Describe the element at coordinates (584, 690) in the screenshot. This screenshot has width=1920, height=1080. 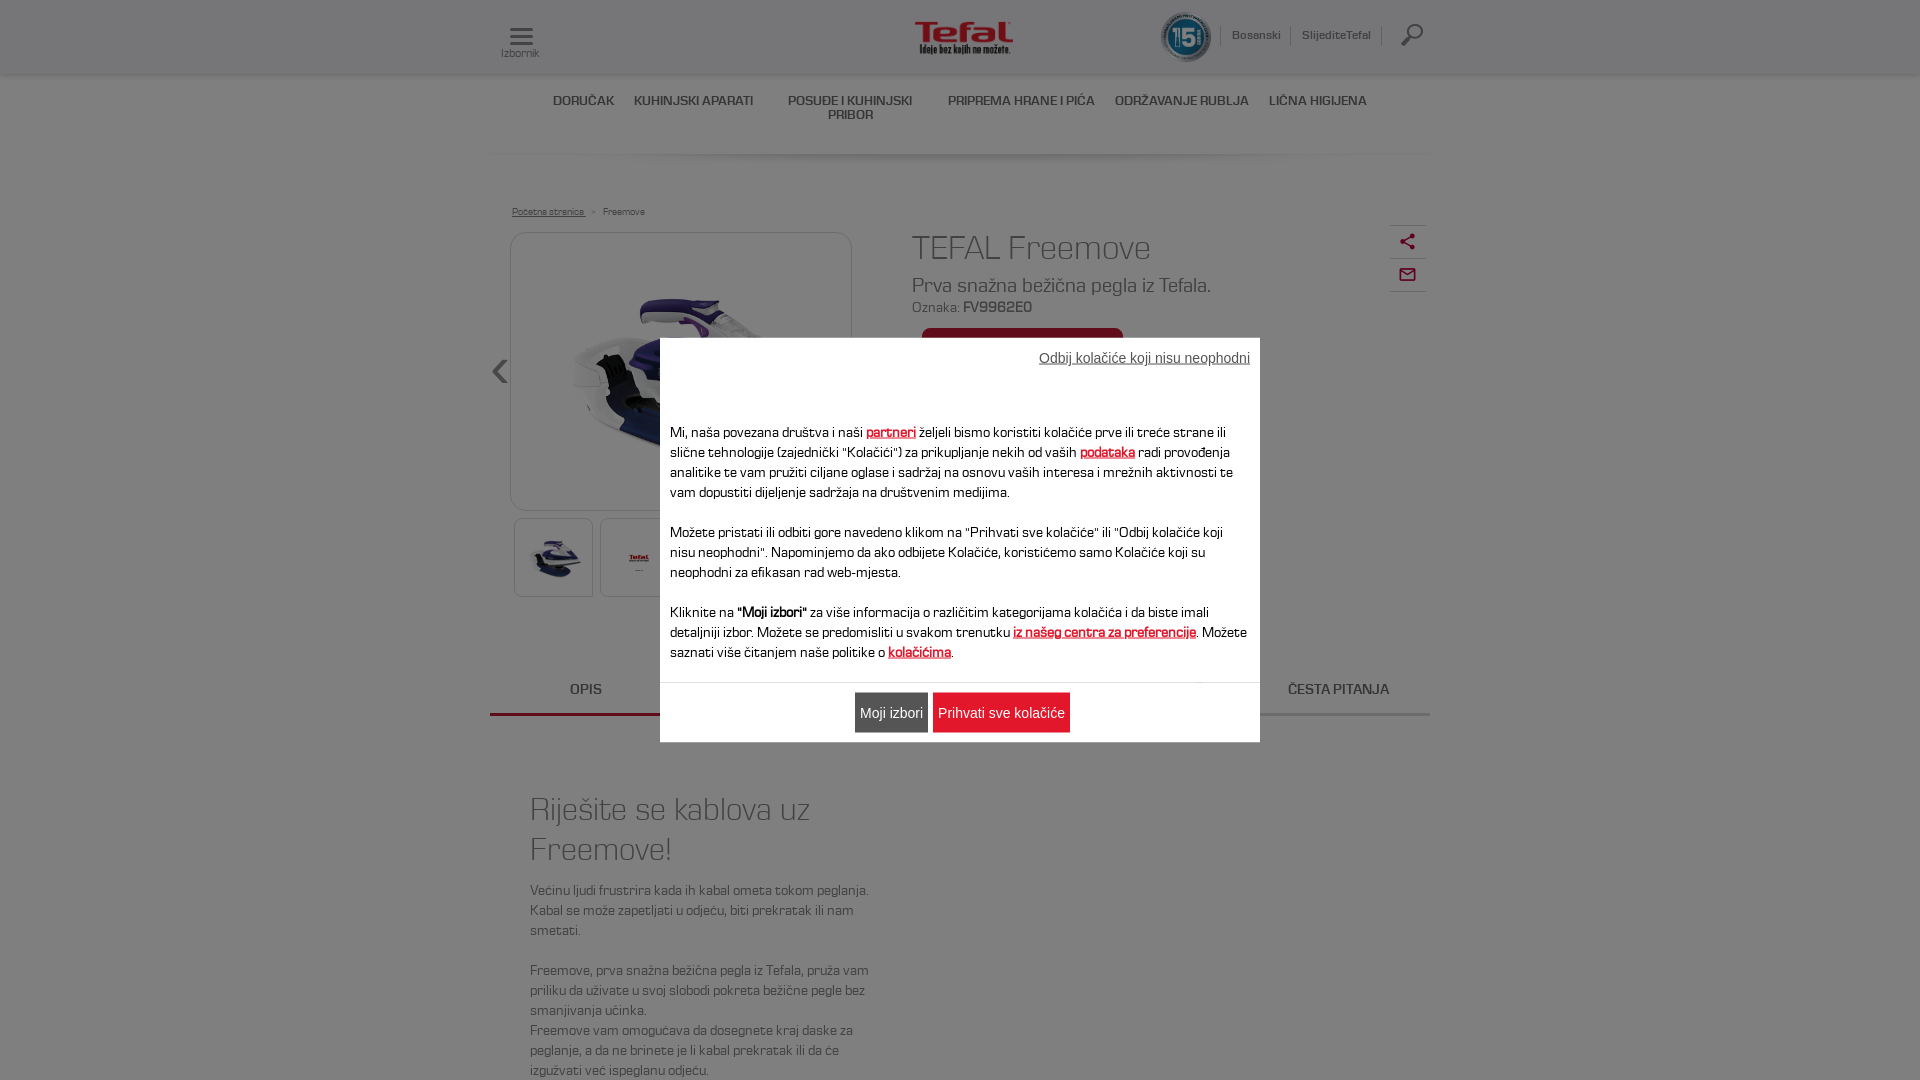
I see `'OPIS'` at that location.